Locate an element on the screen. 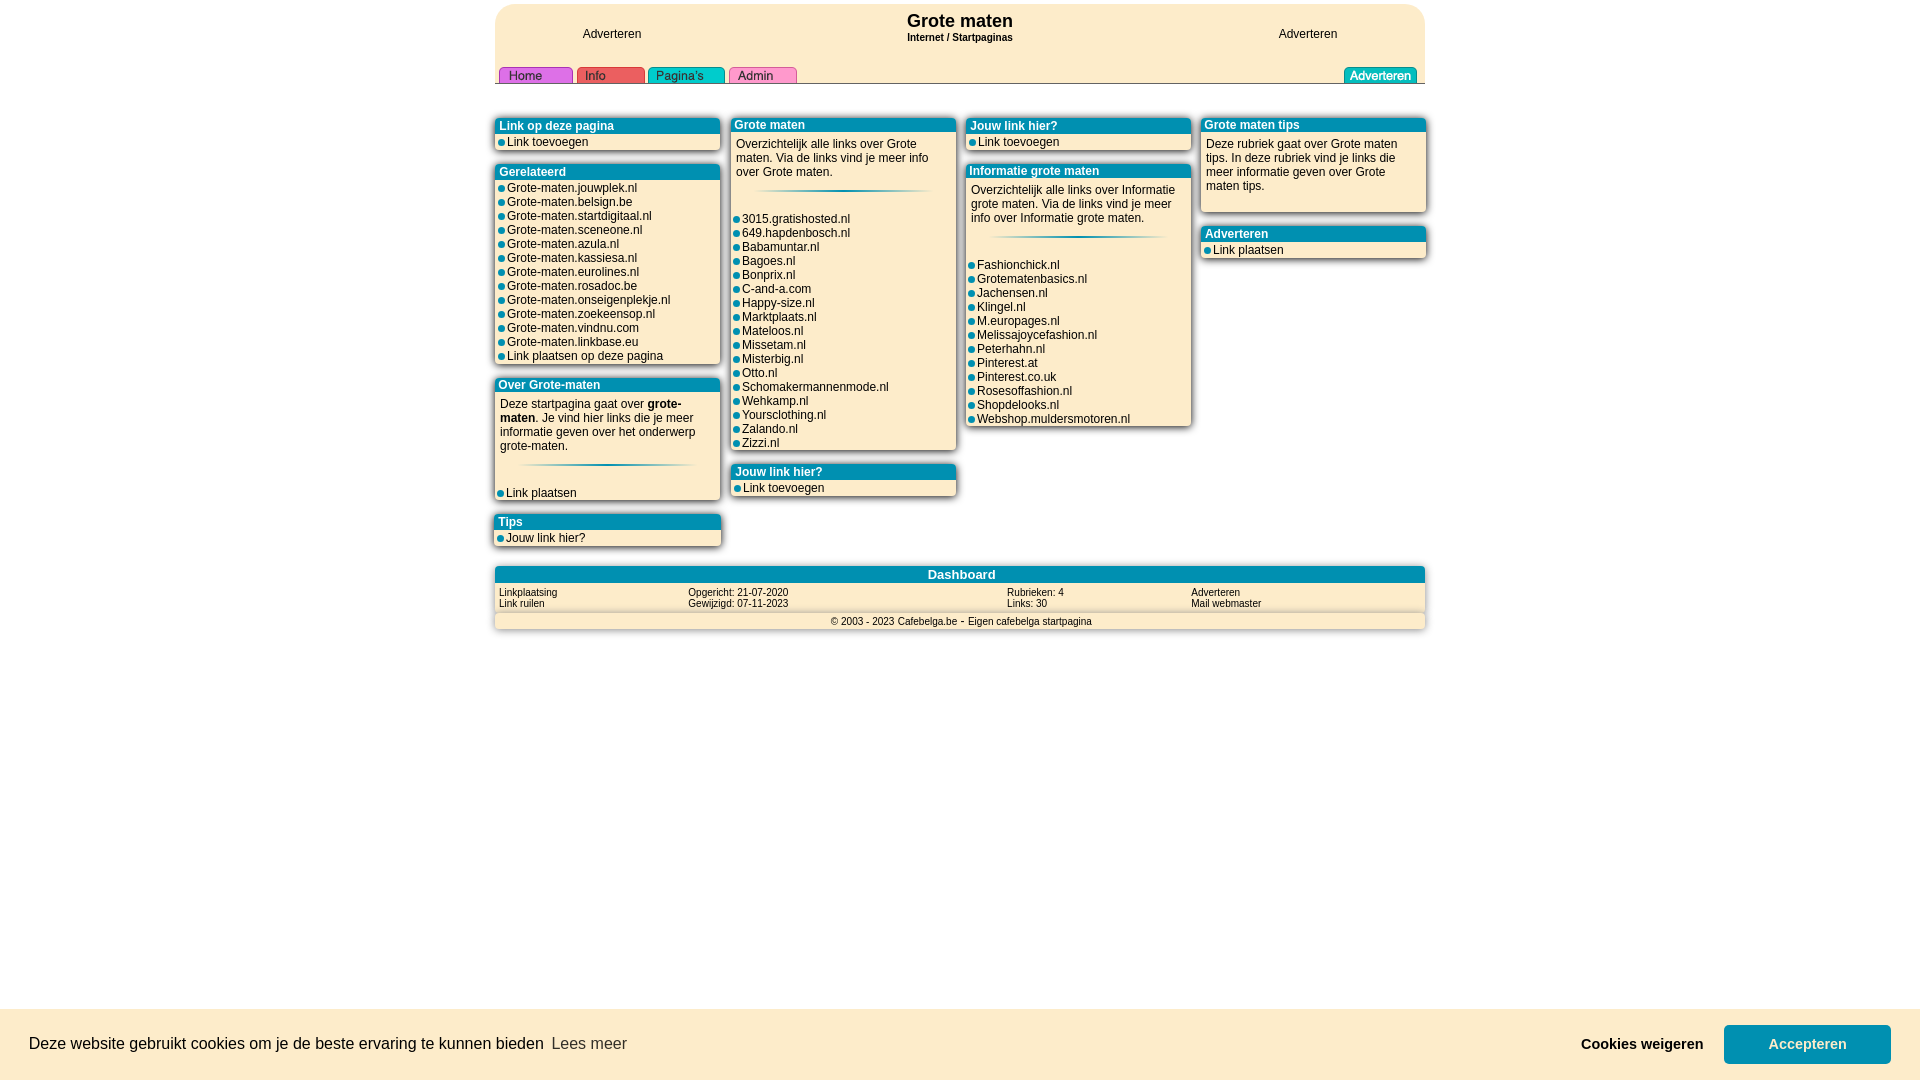 This screenshot has width=1920, height=1080. 'Otto.nl' is located at coordinates (758, 373).